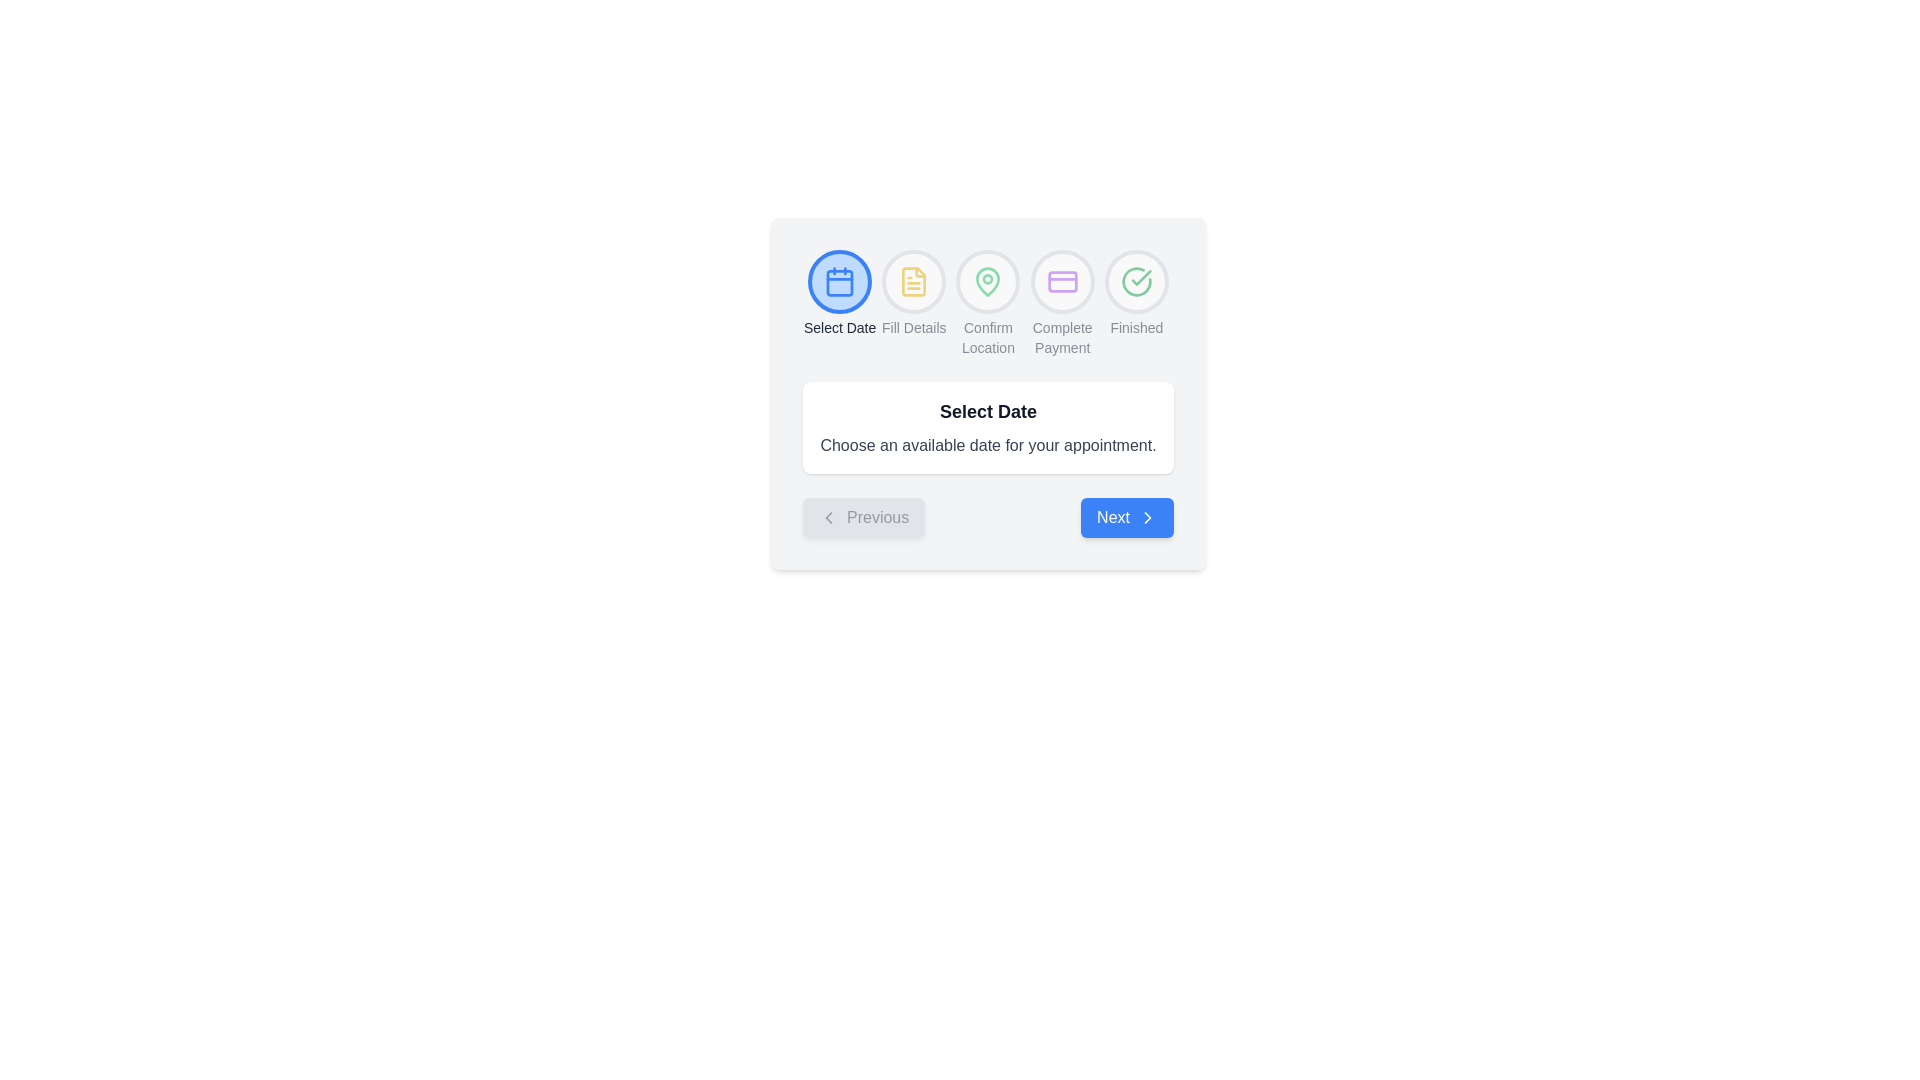 The image size is (1920, 1080). Describe the element at coordinates (1061, 281) in the screenshot. I see `the inner rounded rectangle of the 'Complete Payment' icon, which is the fourth step in the navigation bar` at that location.